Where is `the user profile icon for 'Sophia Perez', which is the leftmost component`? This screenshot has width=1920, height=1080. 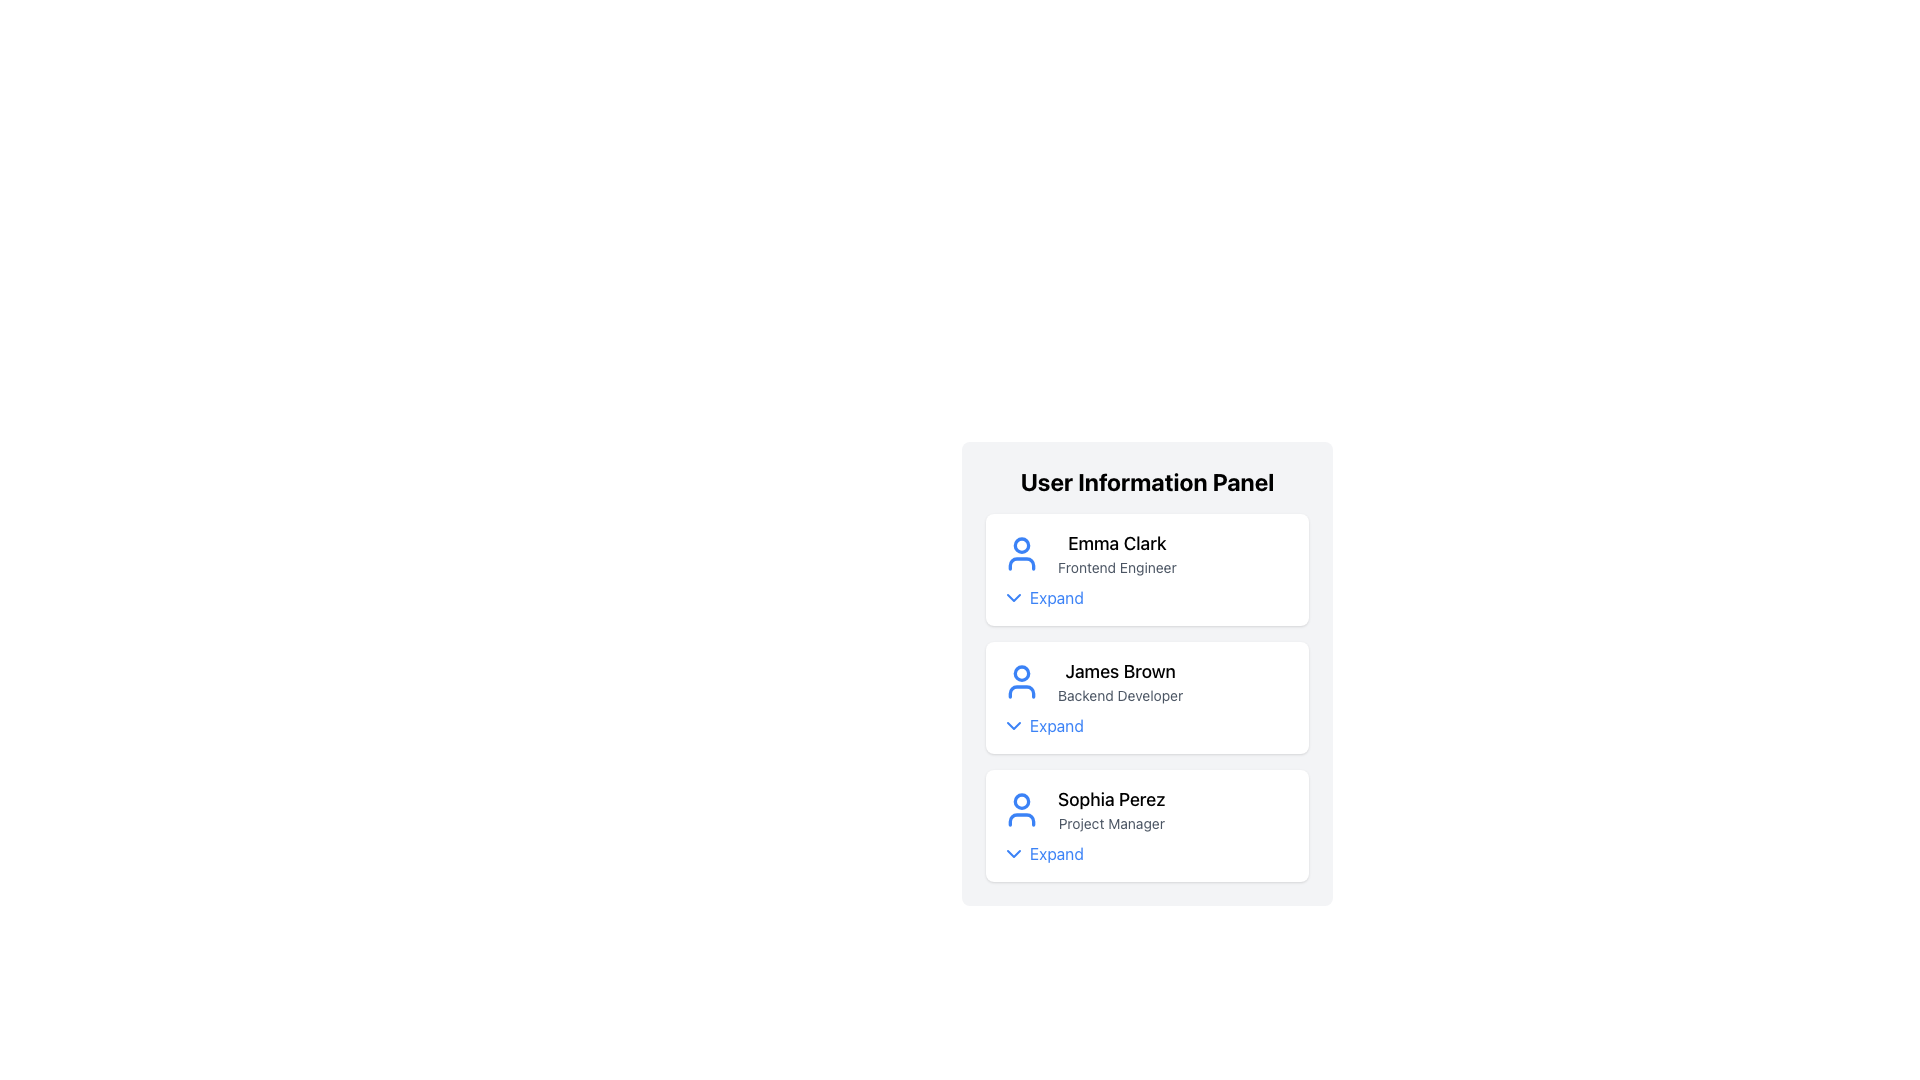
the user profile icon for 'Sophia Perez', which is the leftmost component is located at coordinates (1022, 810).